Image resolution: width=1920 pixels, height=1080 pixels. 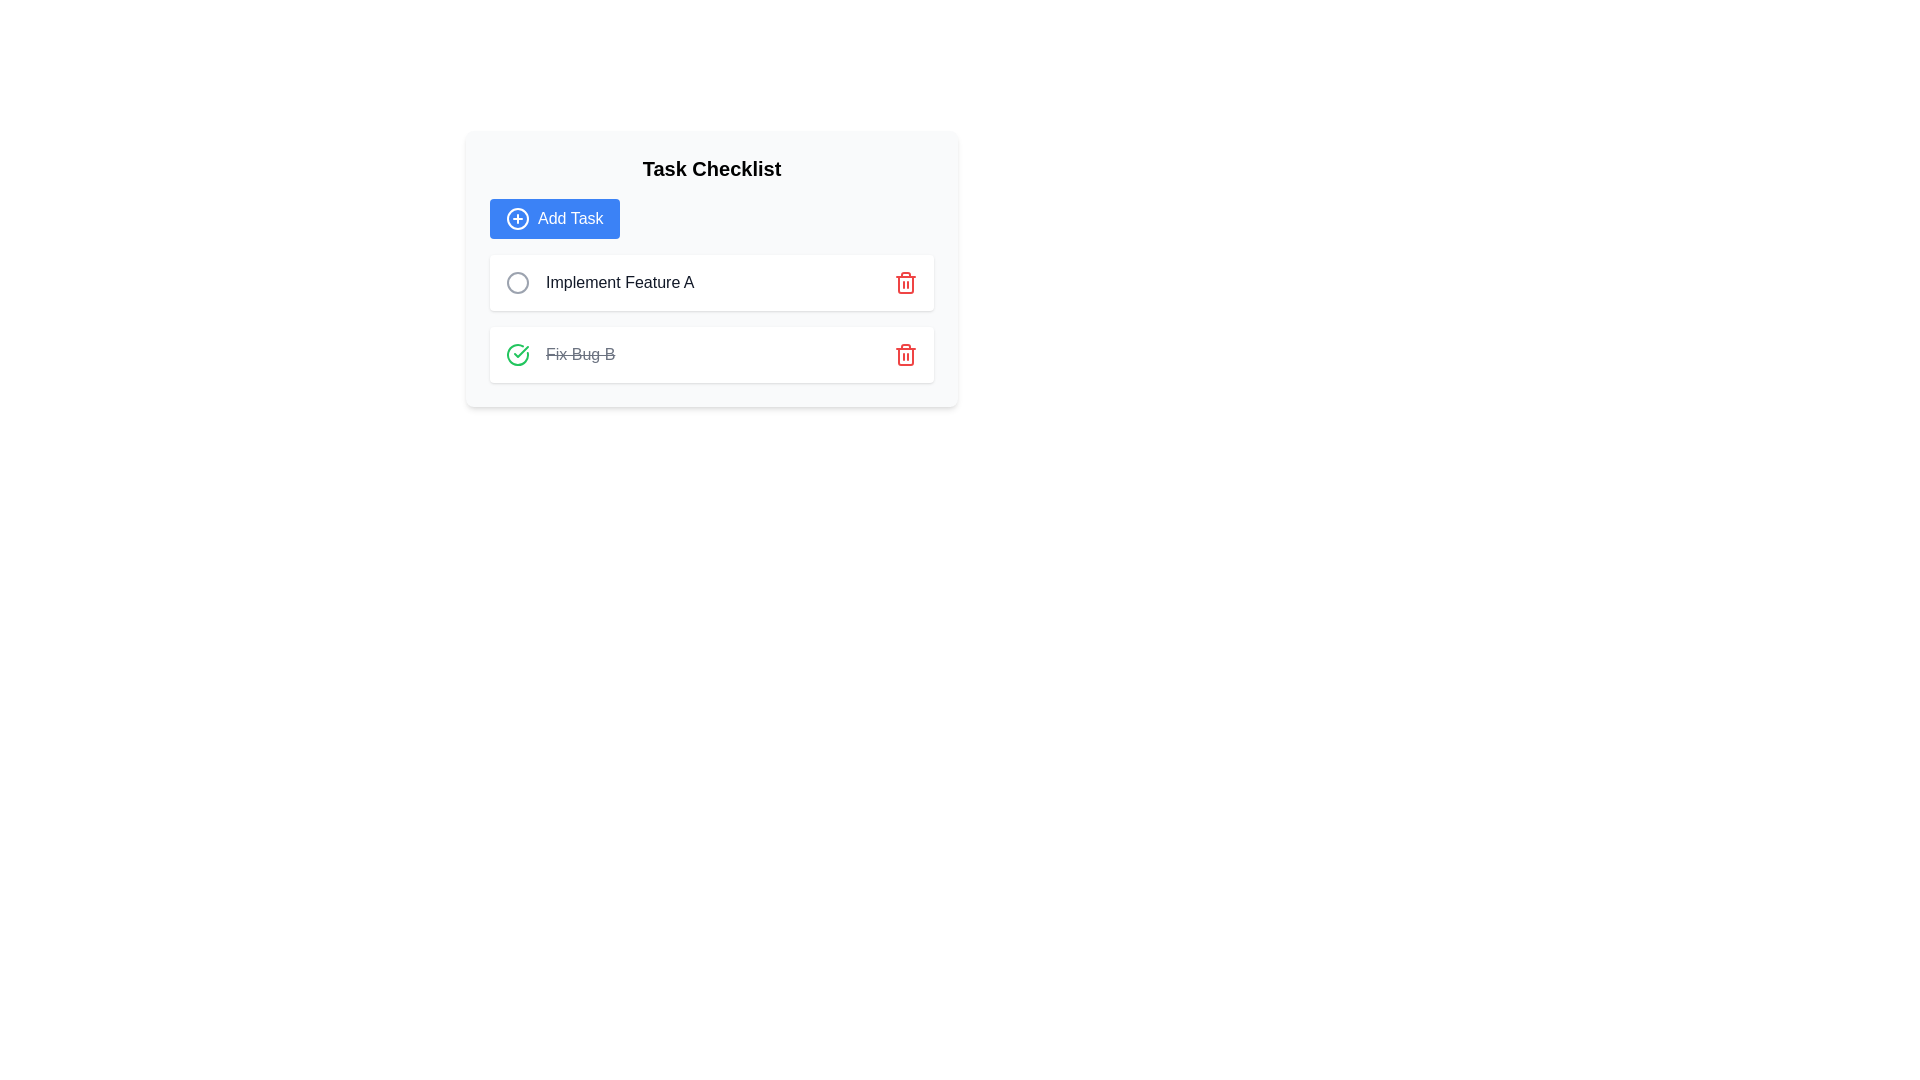 What do you see at coordinates (518, 282) in the screenshot?
I see `the circular selectable button styled as a gray outline, located to the left of the 'Implement Feature A' text` at bounding box center [518, 282].